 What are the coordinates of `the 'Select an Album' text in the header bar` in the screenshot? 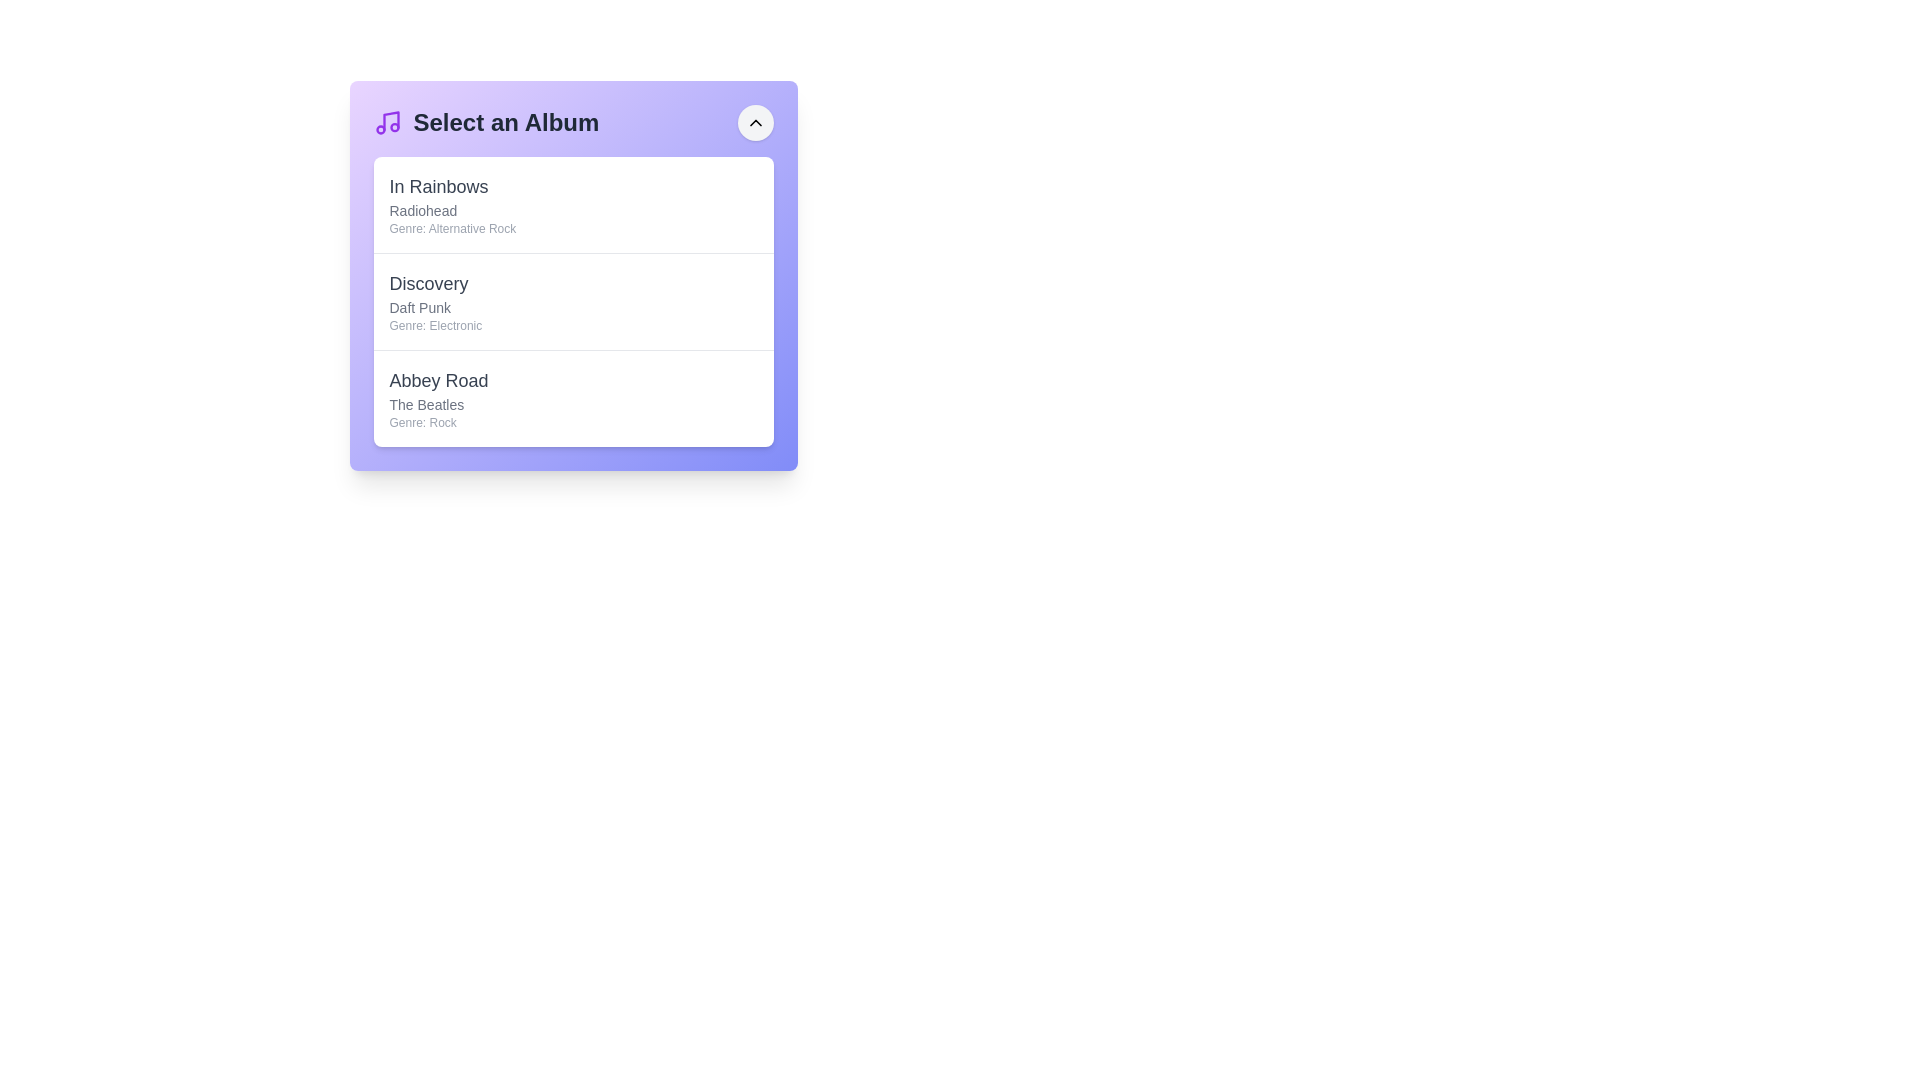 It's located at (572, 123).